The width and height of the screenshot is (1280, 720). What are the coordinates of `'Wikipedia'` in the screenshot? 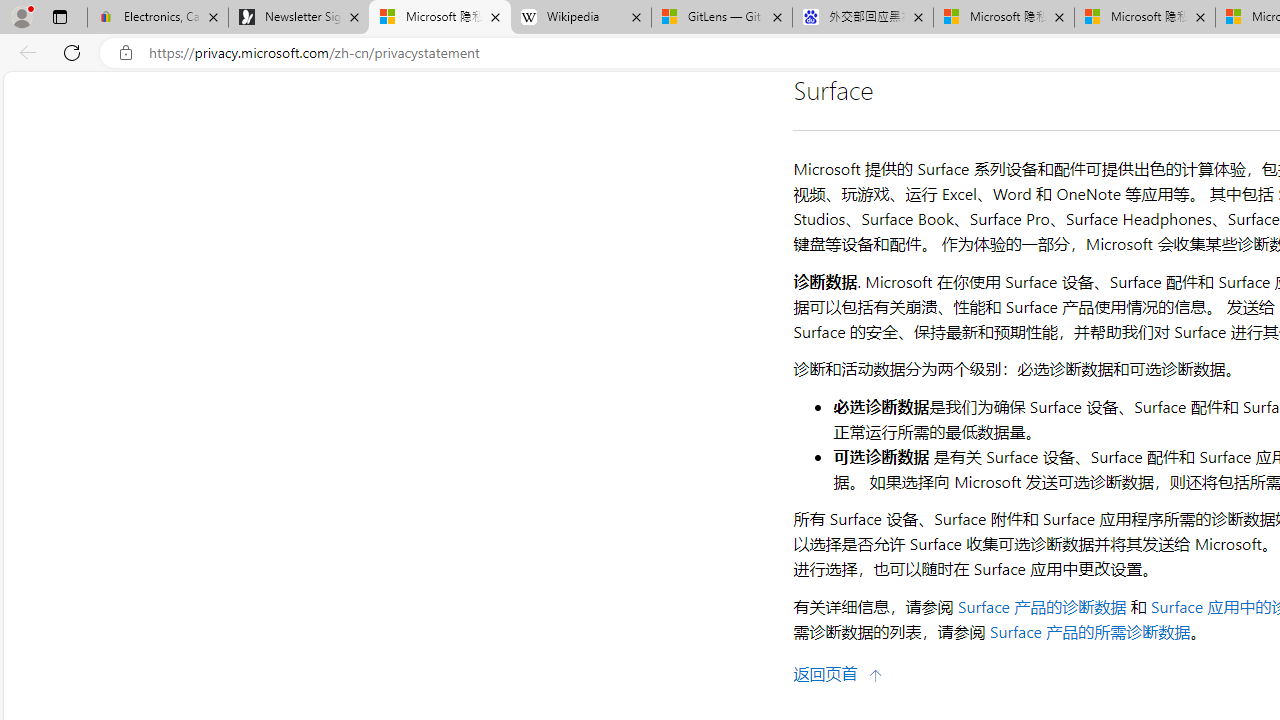 It's located at (580, 17).